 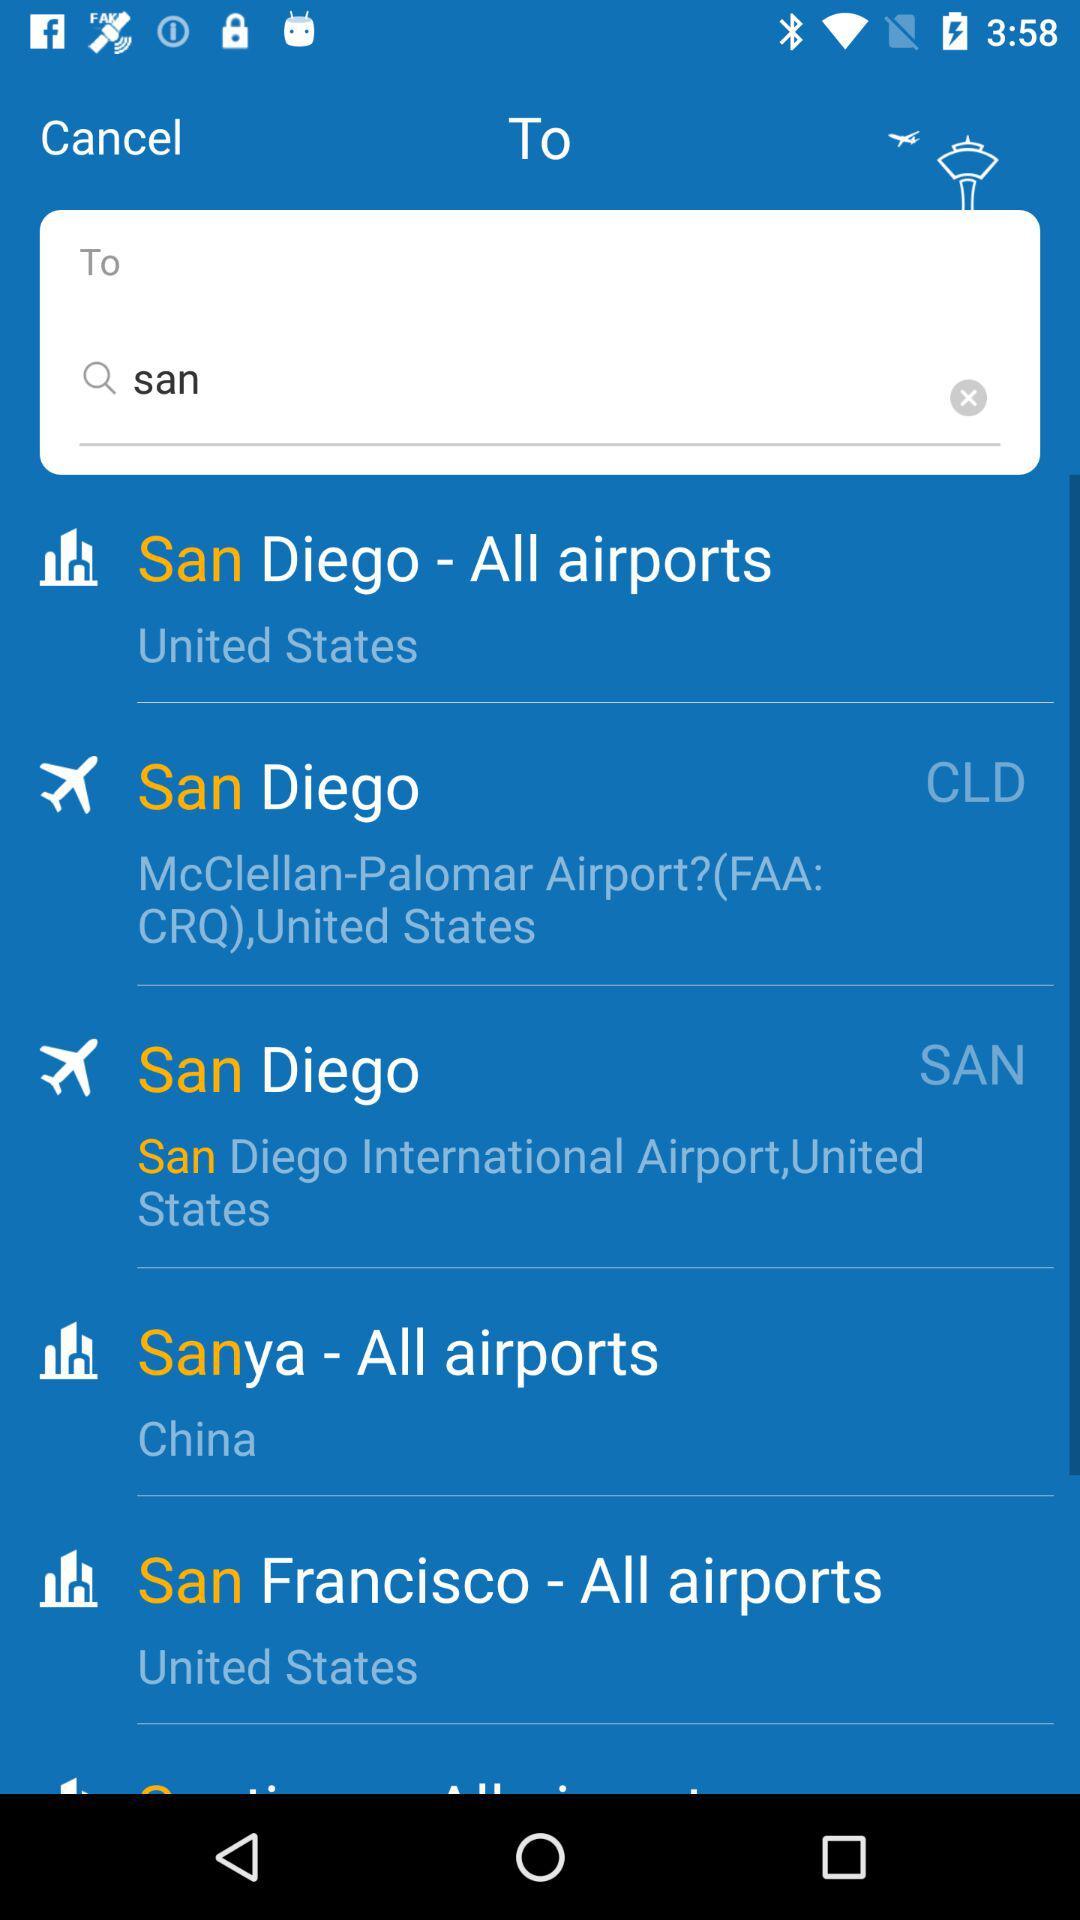 I want to click on the close icon, so click(x=967, y=397).